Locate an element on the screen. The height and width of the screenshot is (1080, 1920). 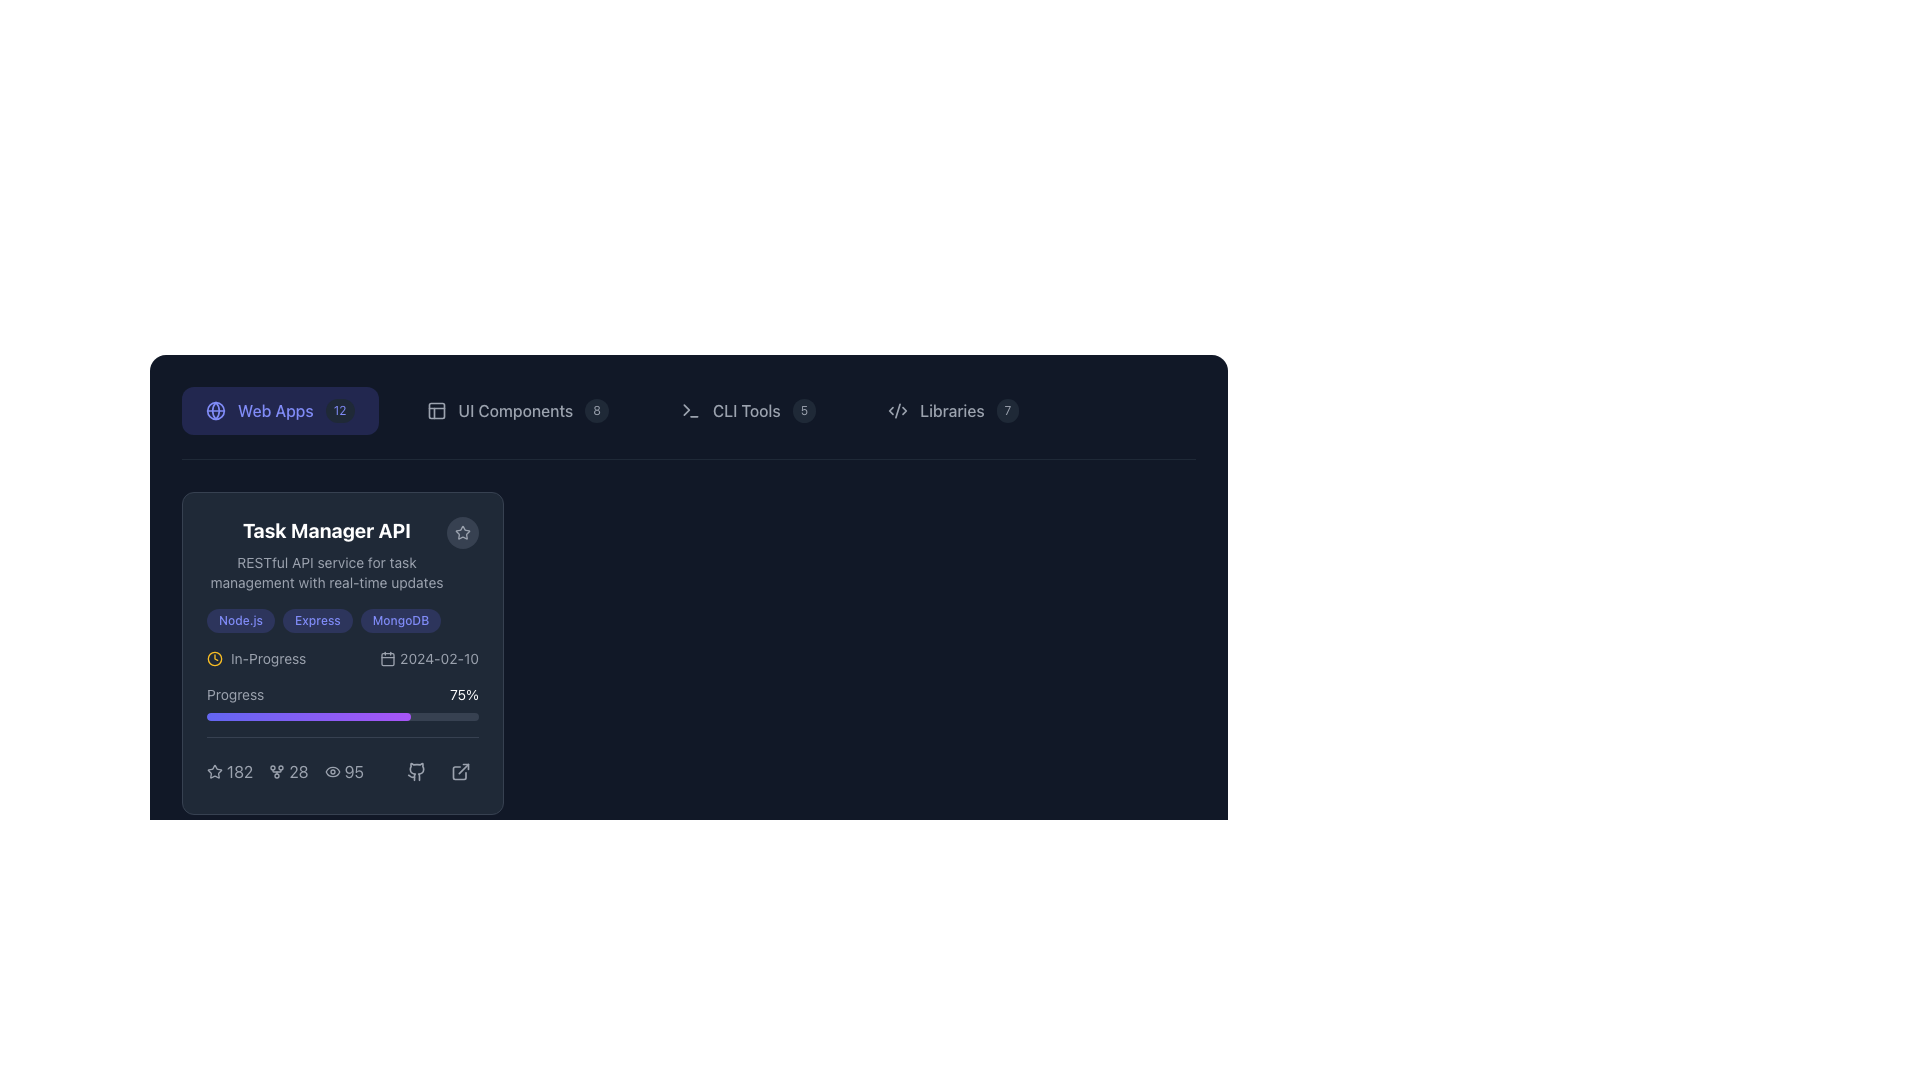
the static text label displaying the number of views, which shows the value '95' in the bottom-right corner of the Task Manager API component is located at coordinates (344, 770).